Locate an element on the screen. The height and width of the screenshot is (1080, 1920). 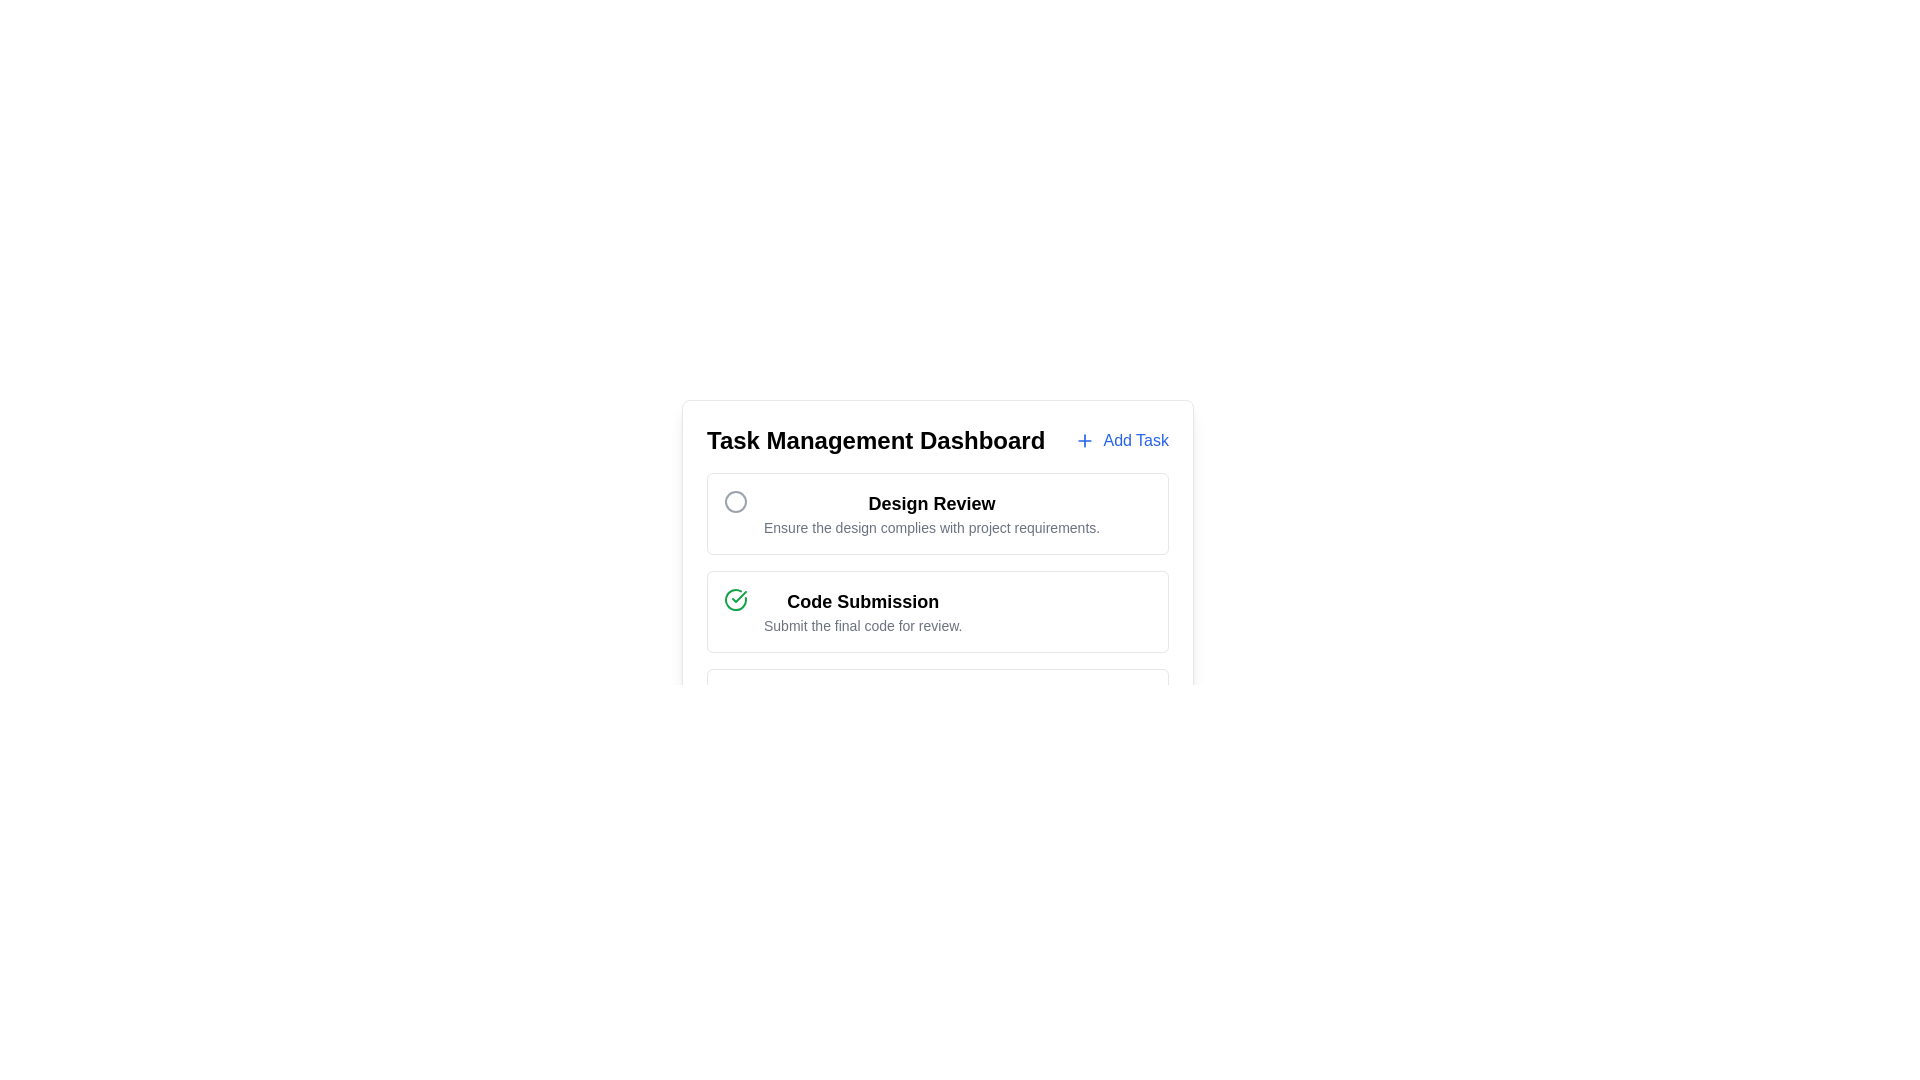
the static text element titled 'Task Management Dashboard', which is a bold, large header located at the top of the section is located at coordinates (876, 439).